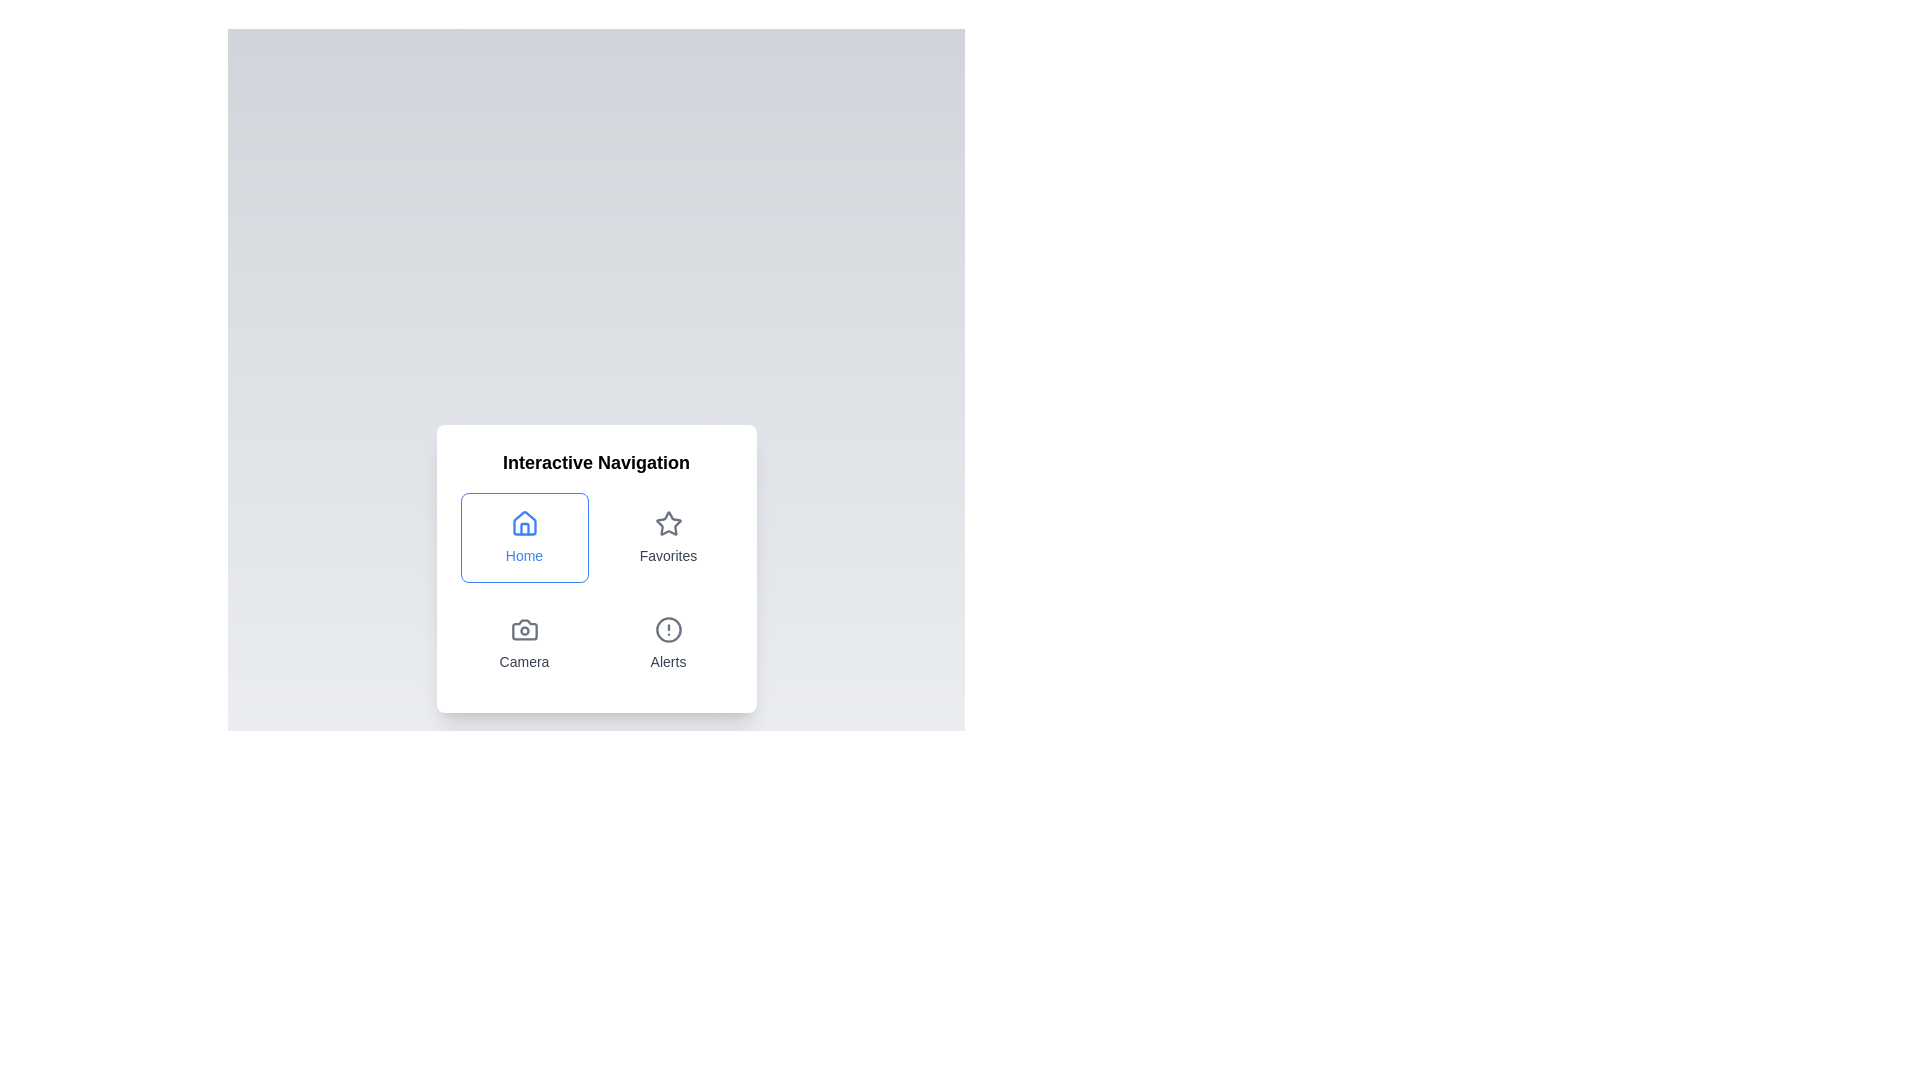  Describe the element at coordinates (668, 644) in the screenshot. I see `the navigation item corresponding to Alerts to activate it` at that location.